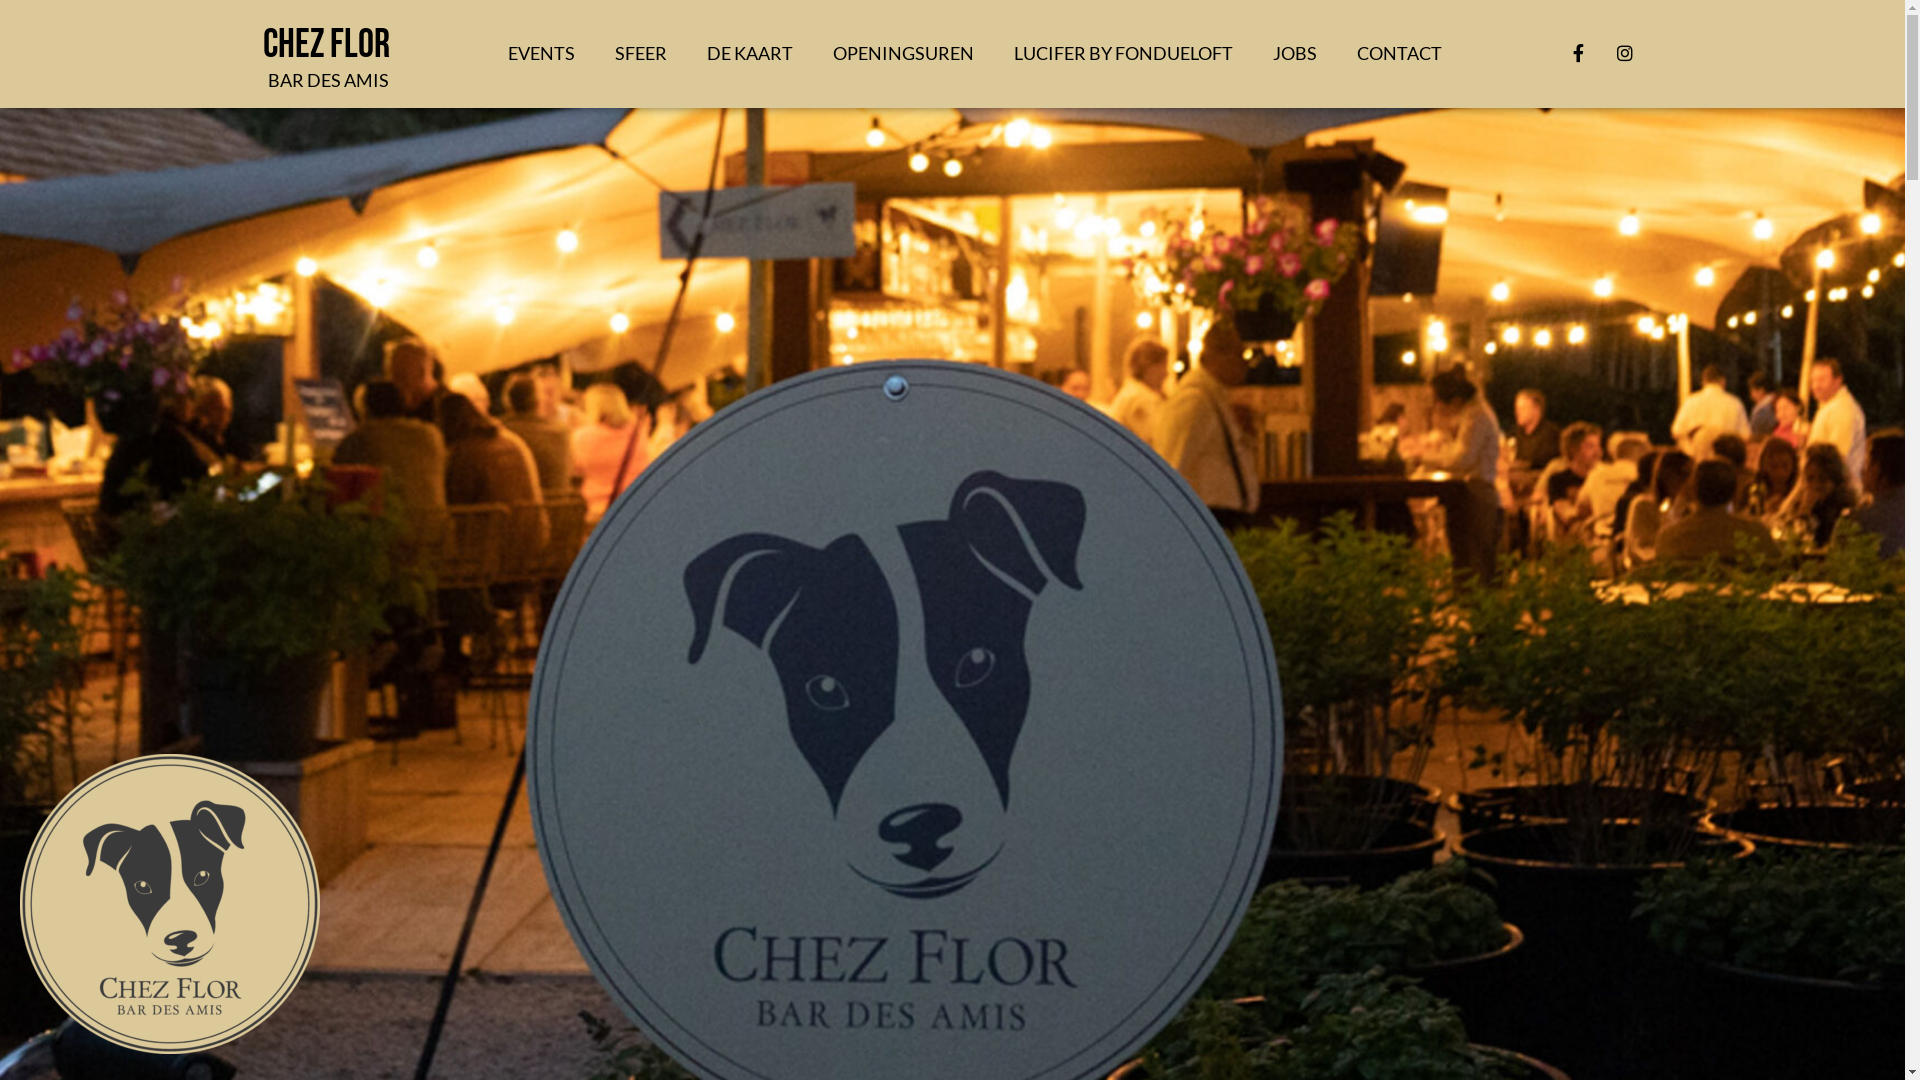 The width and height of the screenshot is (1920, 1080). What do you see at coordinates (541, 52) in the screenshot?
I see `'EVENTS'` at bounding box center [541, 52].